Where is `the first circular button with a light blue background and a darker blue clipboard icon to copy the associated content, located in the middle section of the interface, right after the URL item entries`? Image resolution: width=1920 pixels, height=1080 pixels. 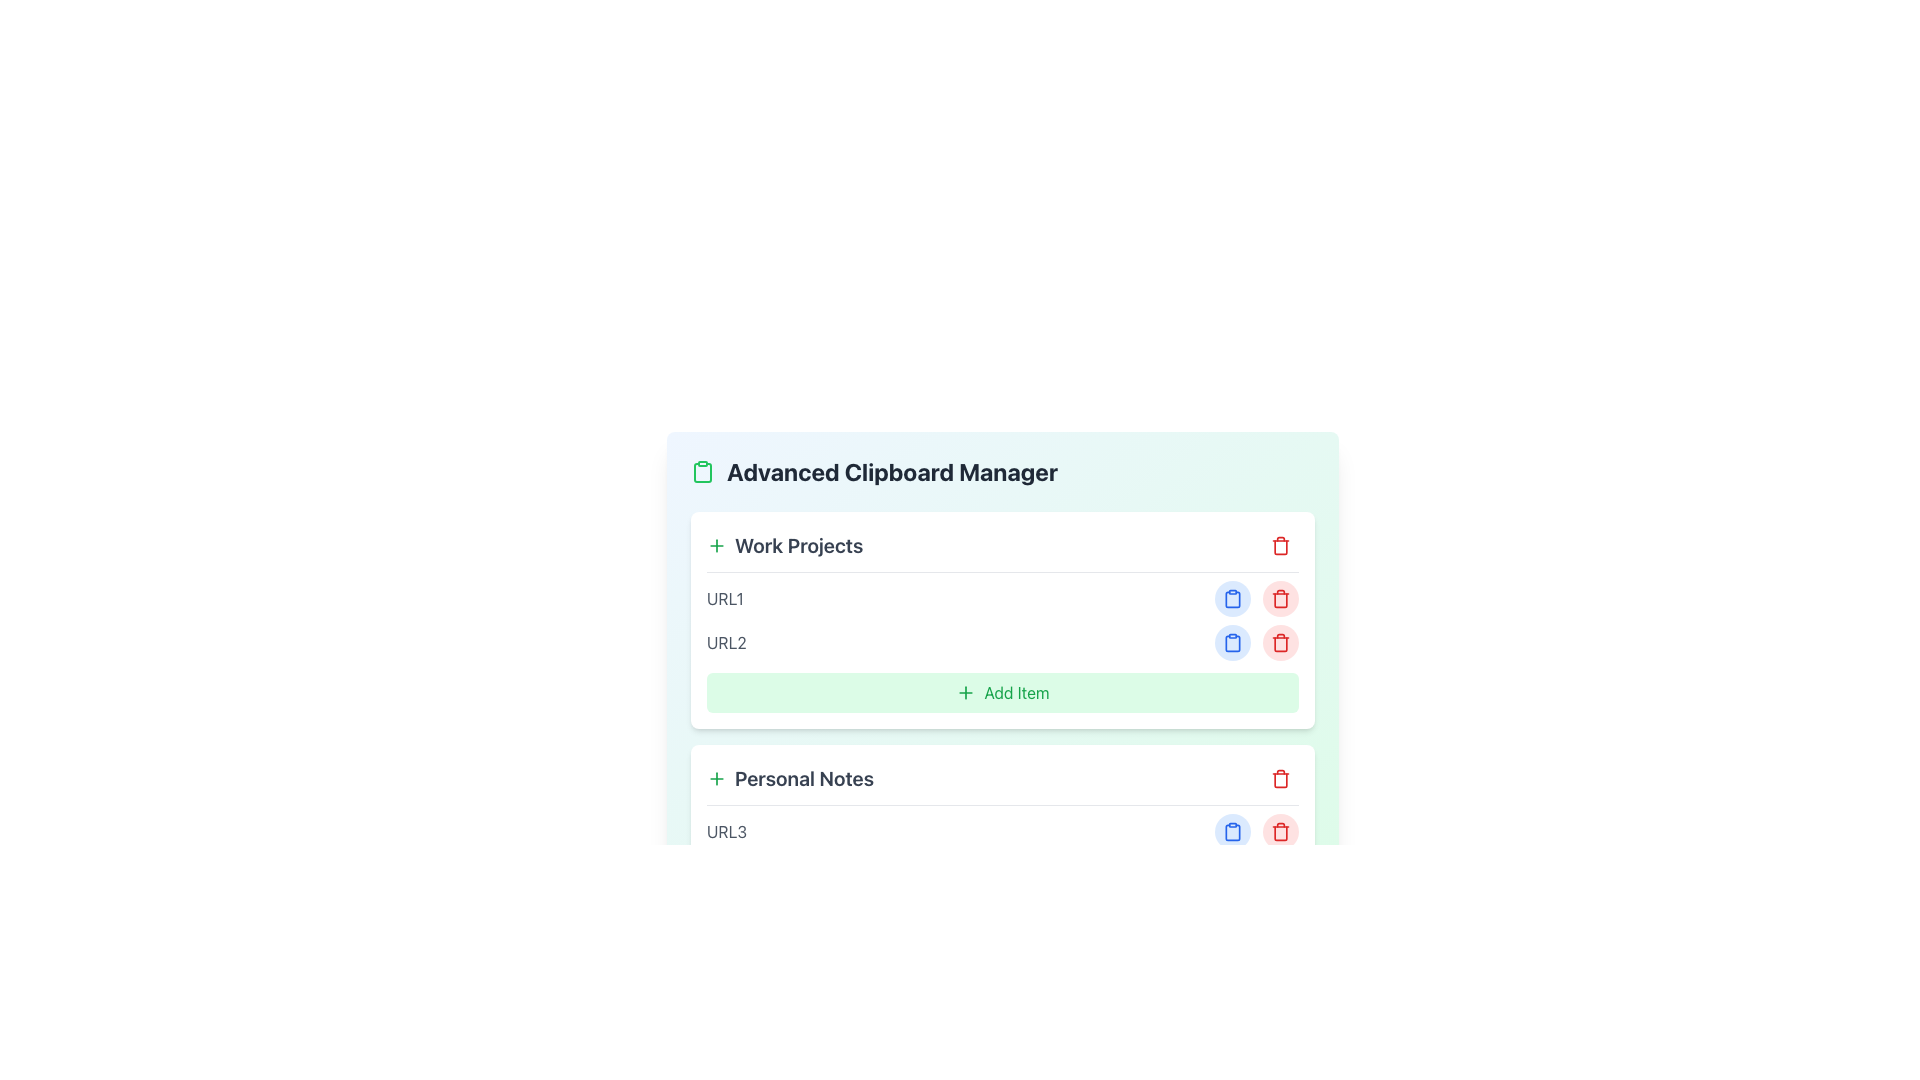
the first circular button with a light blue background and a darker blue clipboard icon to copy the associated content, located in the middle section of the interface, right after the URL item entries is located at coordinates (1232, 597).